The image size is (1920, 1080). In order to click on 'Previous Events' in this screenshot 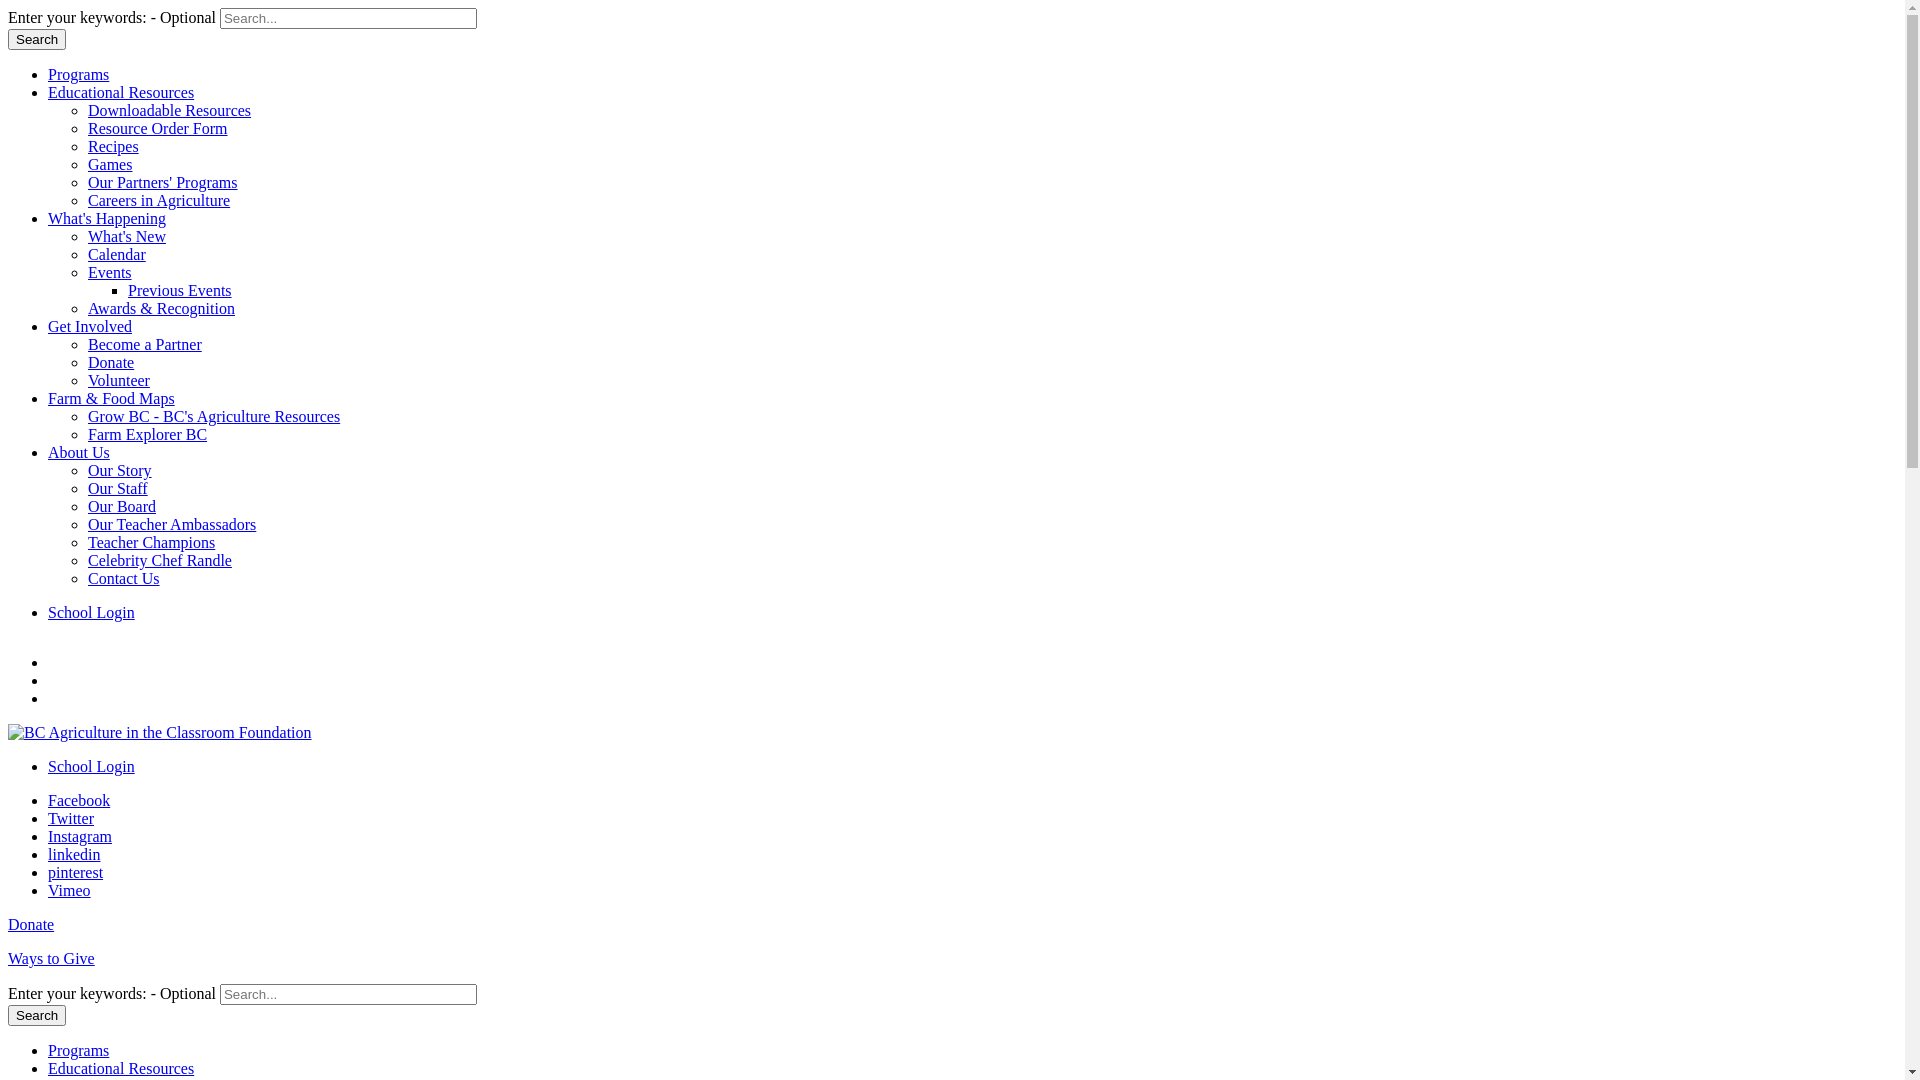, I will do `click(180, 290)`.